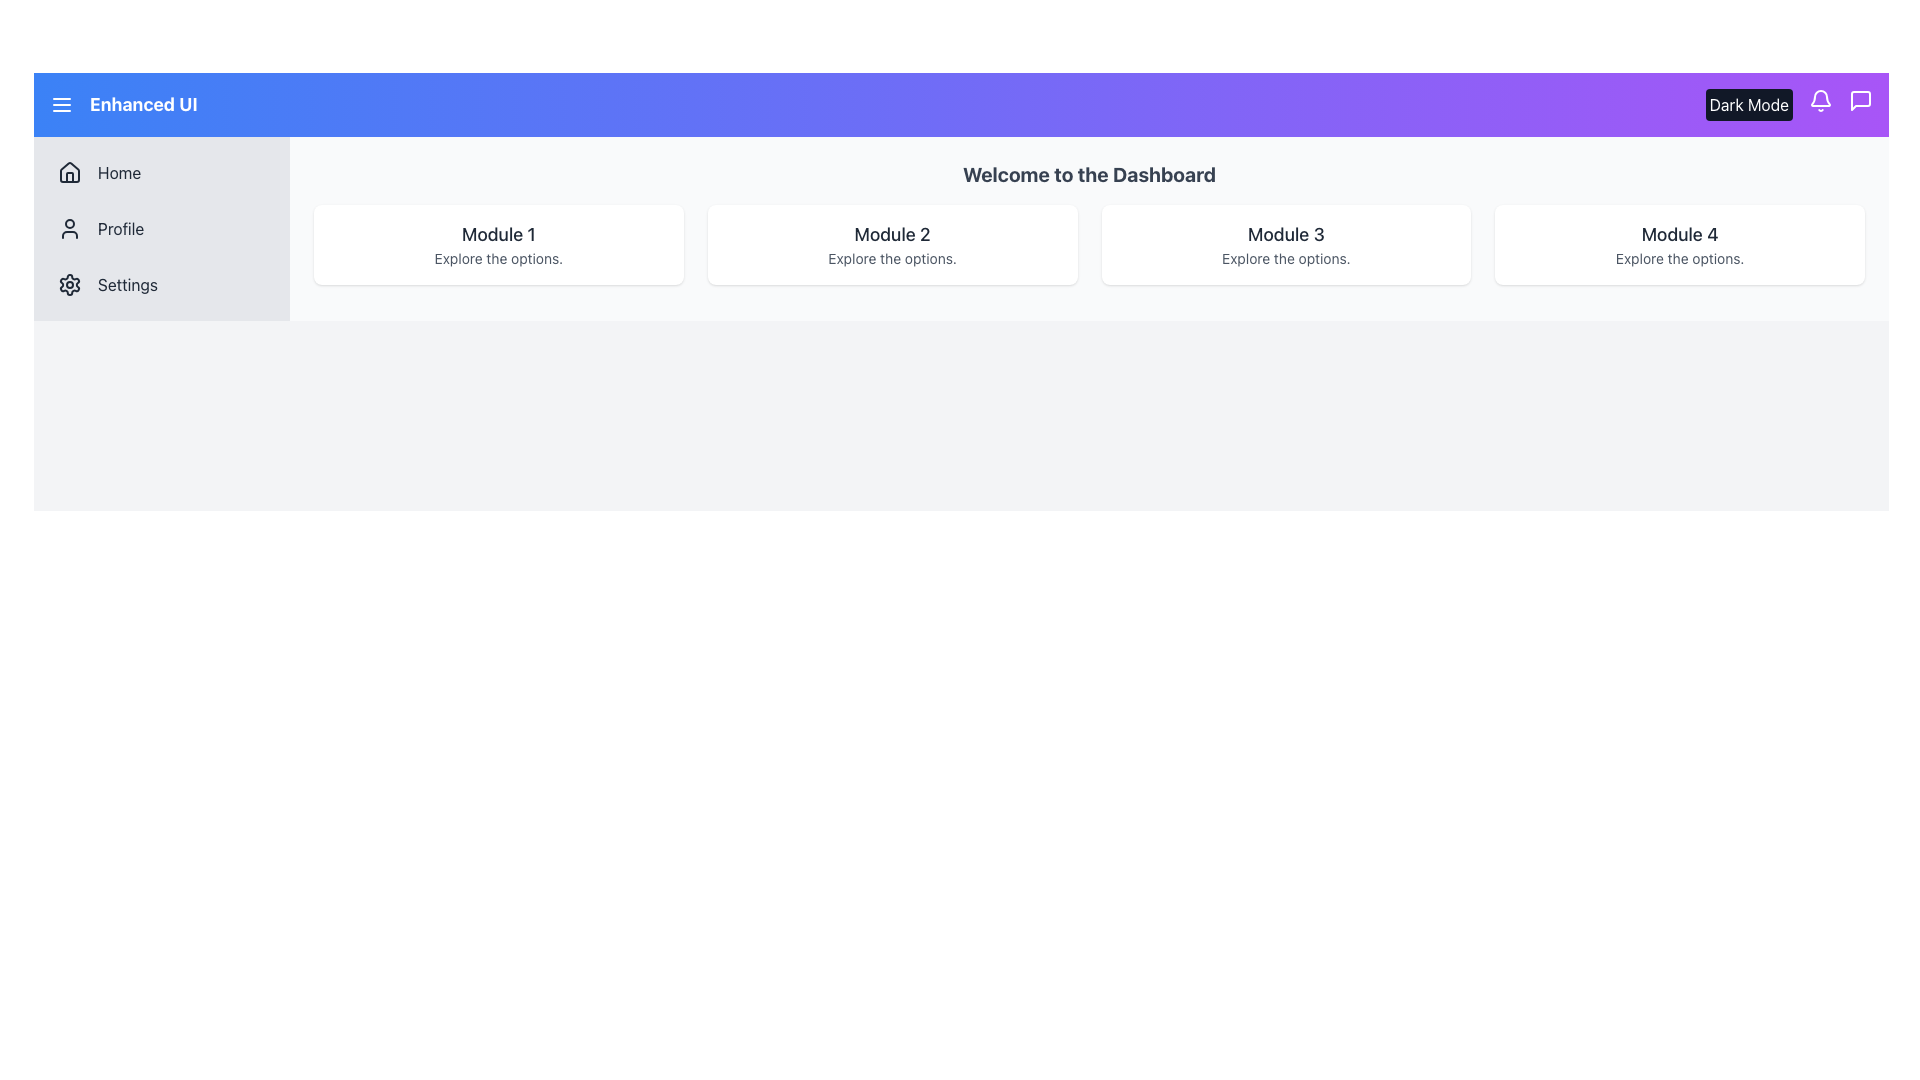  I want to click on the 'Enhanced UI' text label in the top navigation bar, which is styled with a bold and large font and has a gradient background transitioning from blue to purple, so click(122, 104).